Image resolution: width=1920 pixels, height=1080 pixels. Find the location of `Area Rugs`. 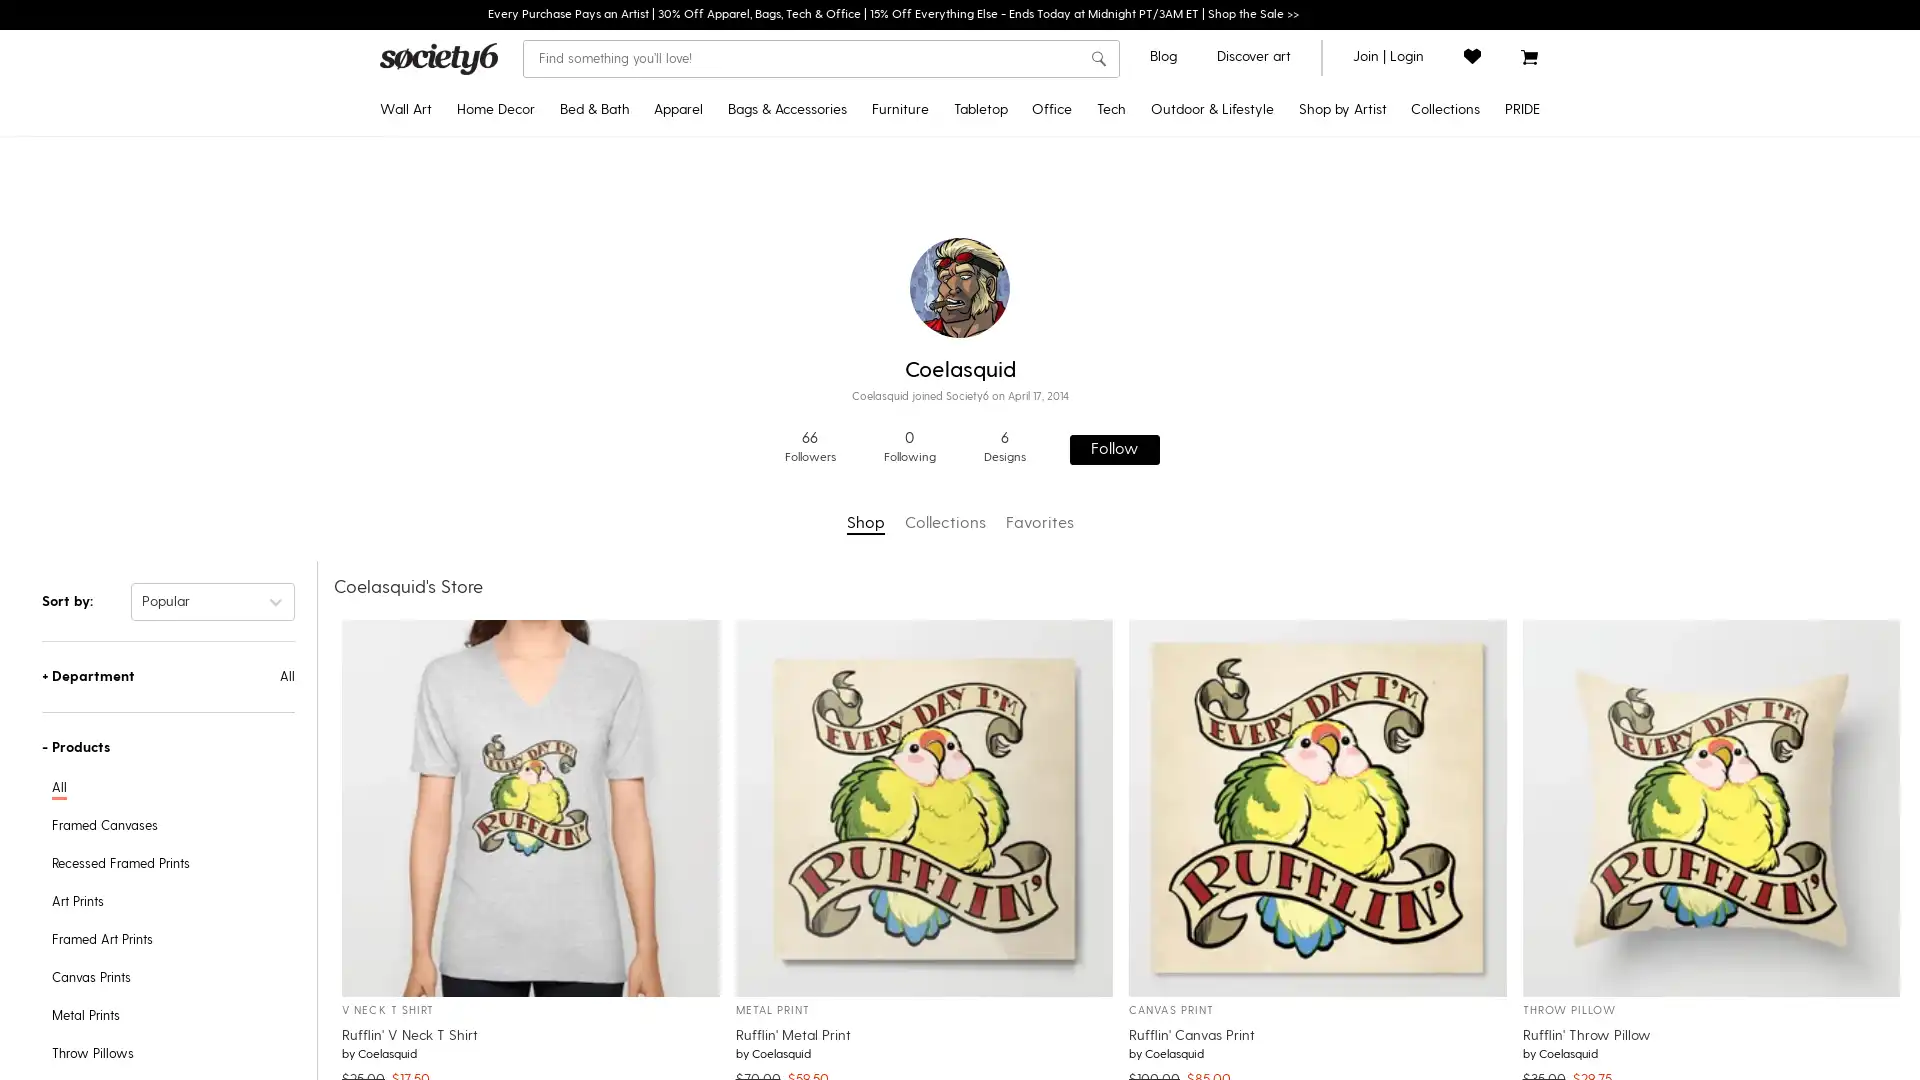

Area Rugs is located at coordinates (533, 450).